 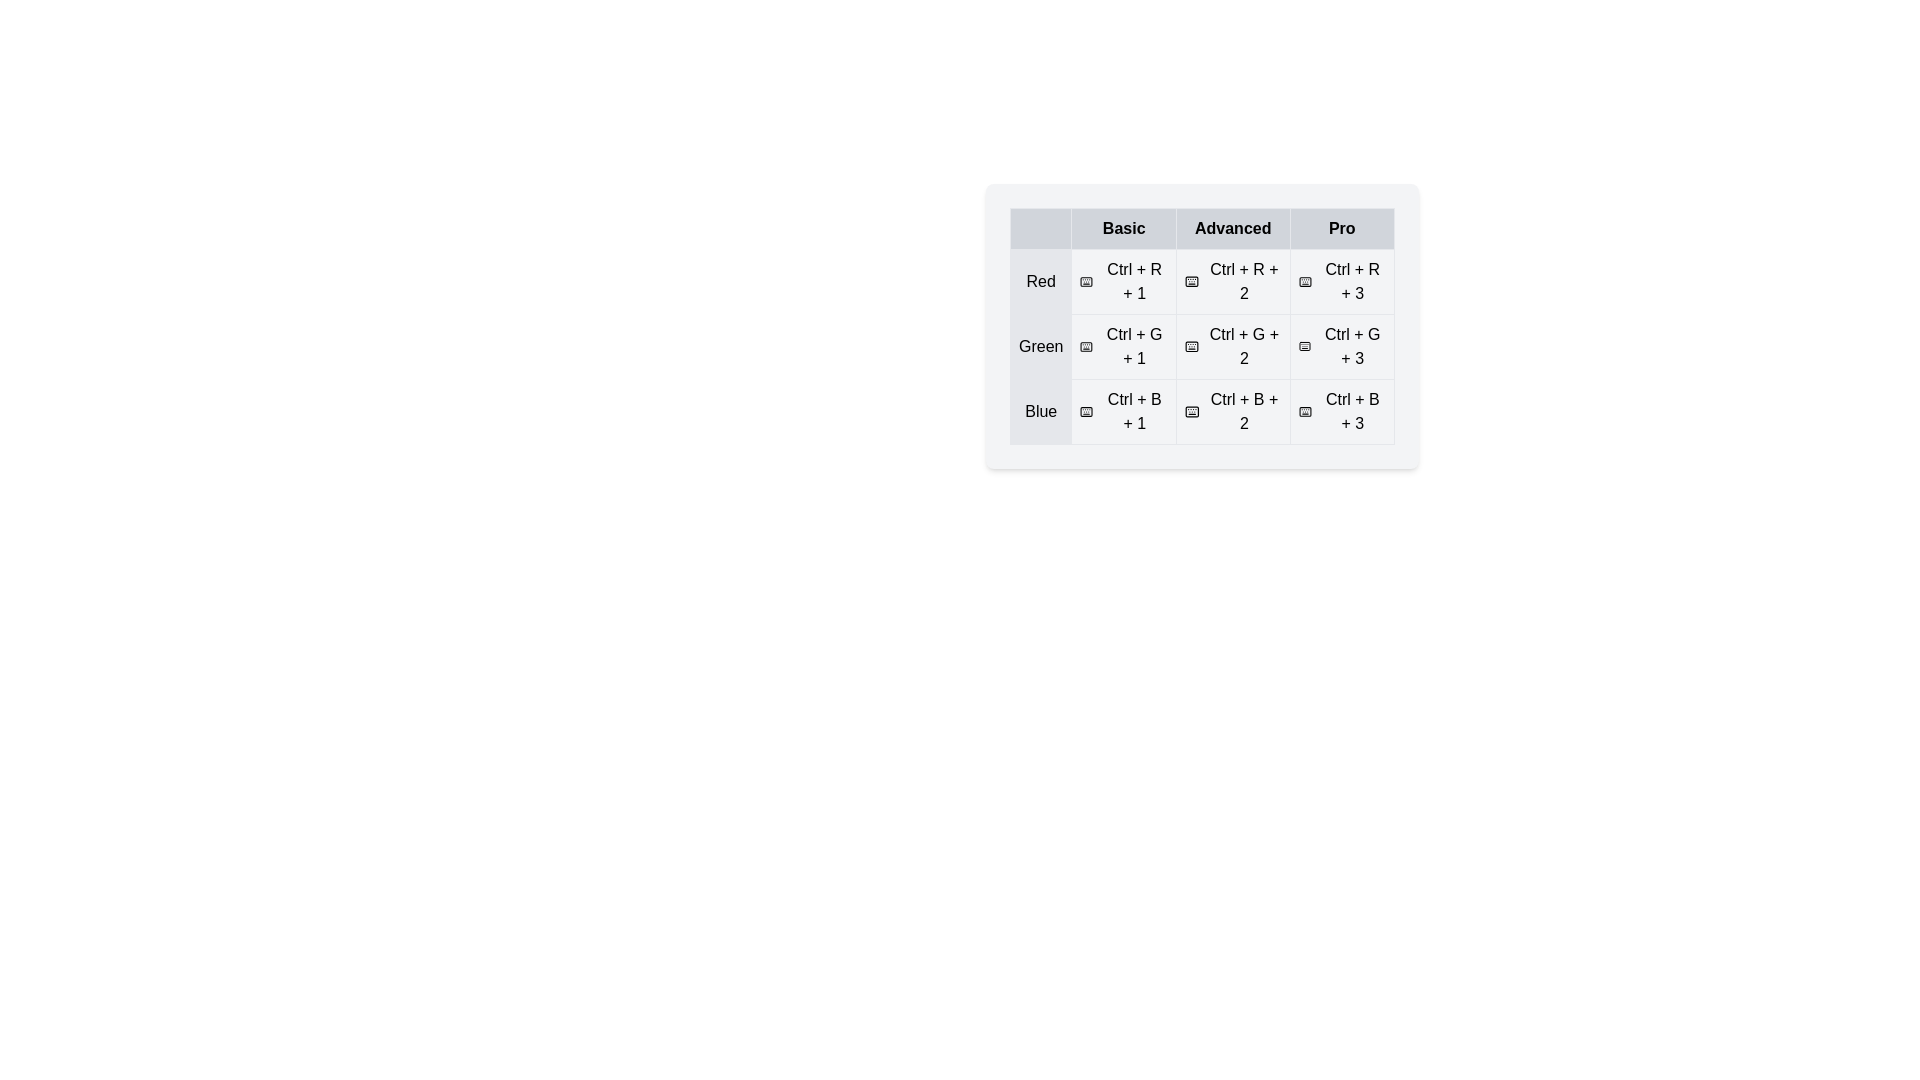 I want to click on the table cell that provides information about the shortcut key sequence for the 'Green' category under the 'Advanced' level, so click(x=1201, y=346).